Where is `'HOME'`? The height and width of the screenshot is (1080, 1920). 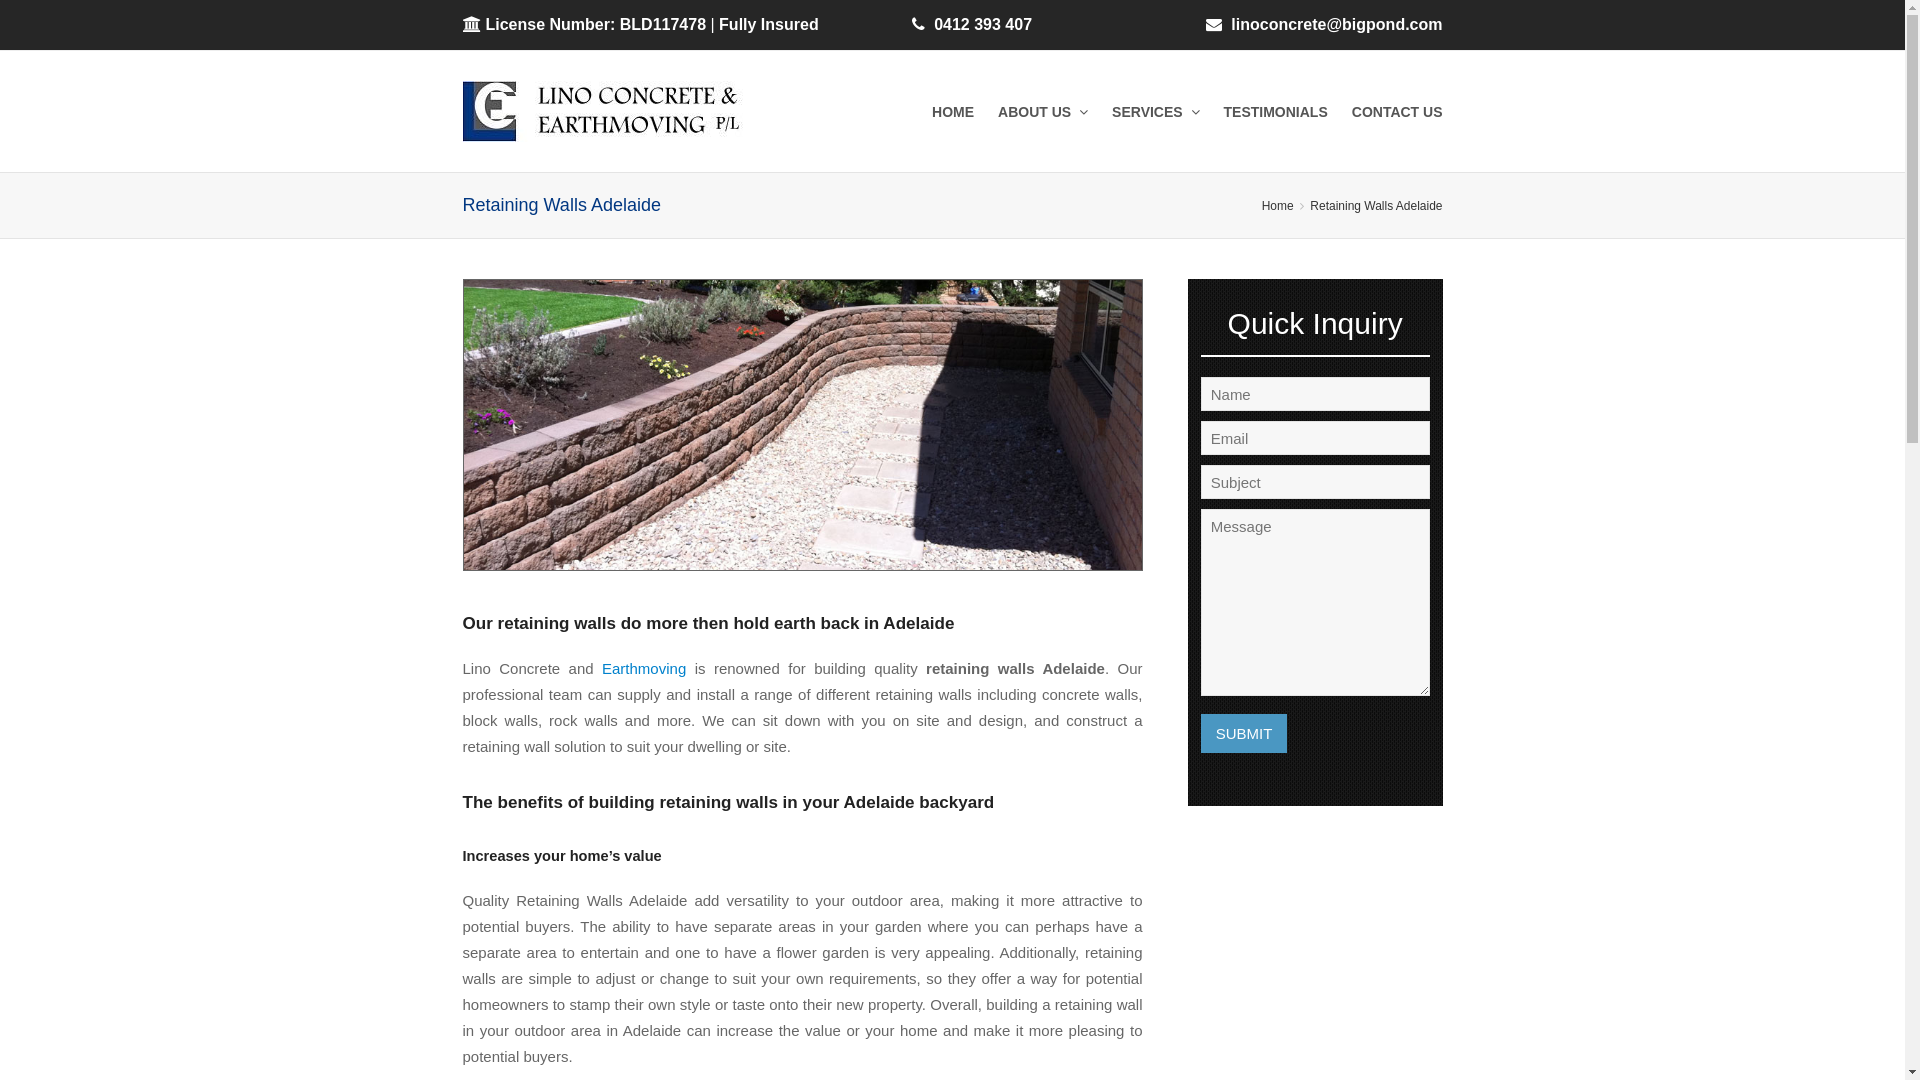
'HOME' is located at coordinates (952, 111).